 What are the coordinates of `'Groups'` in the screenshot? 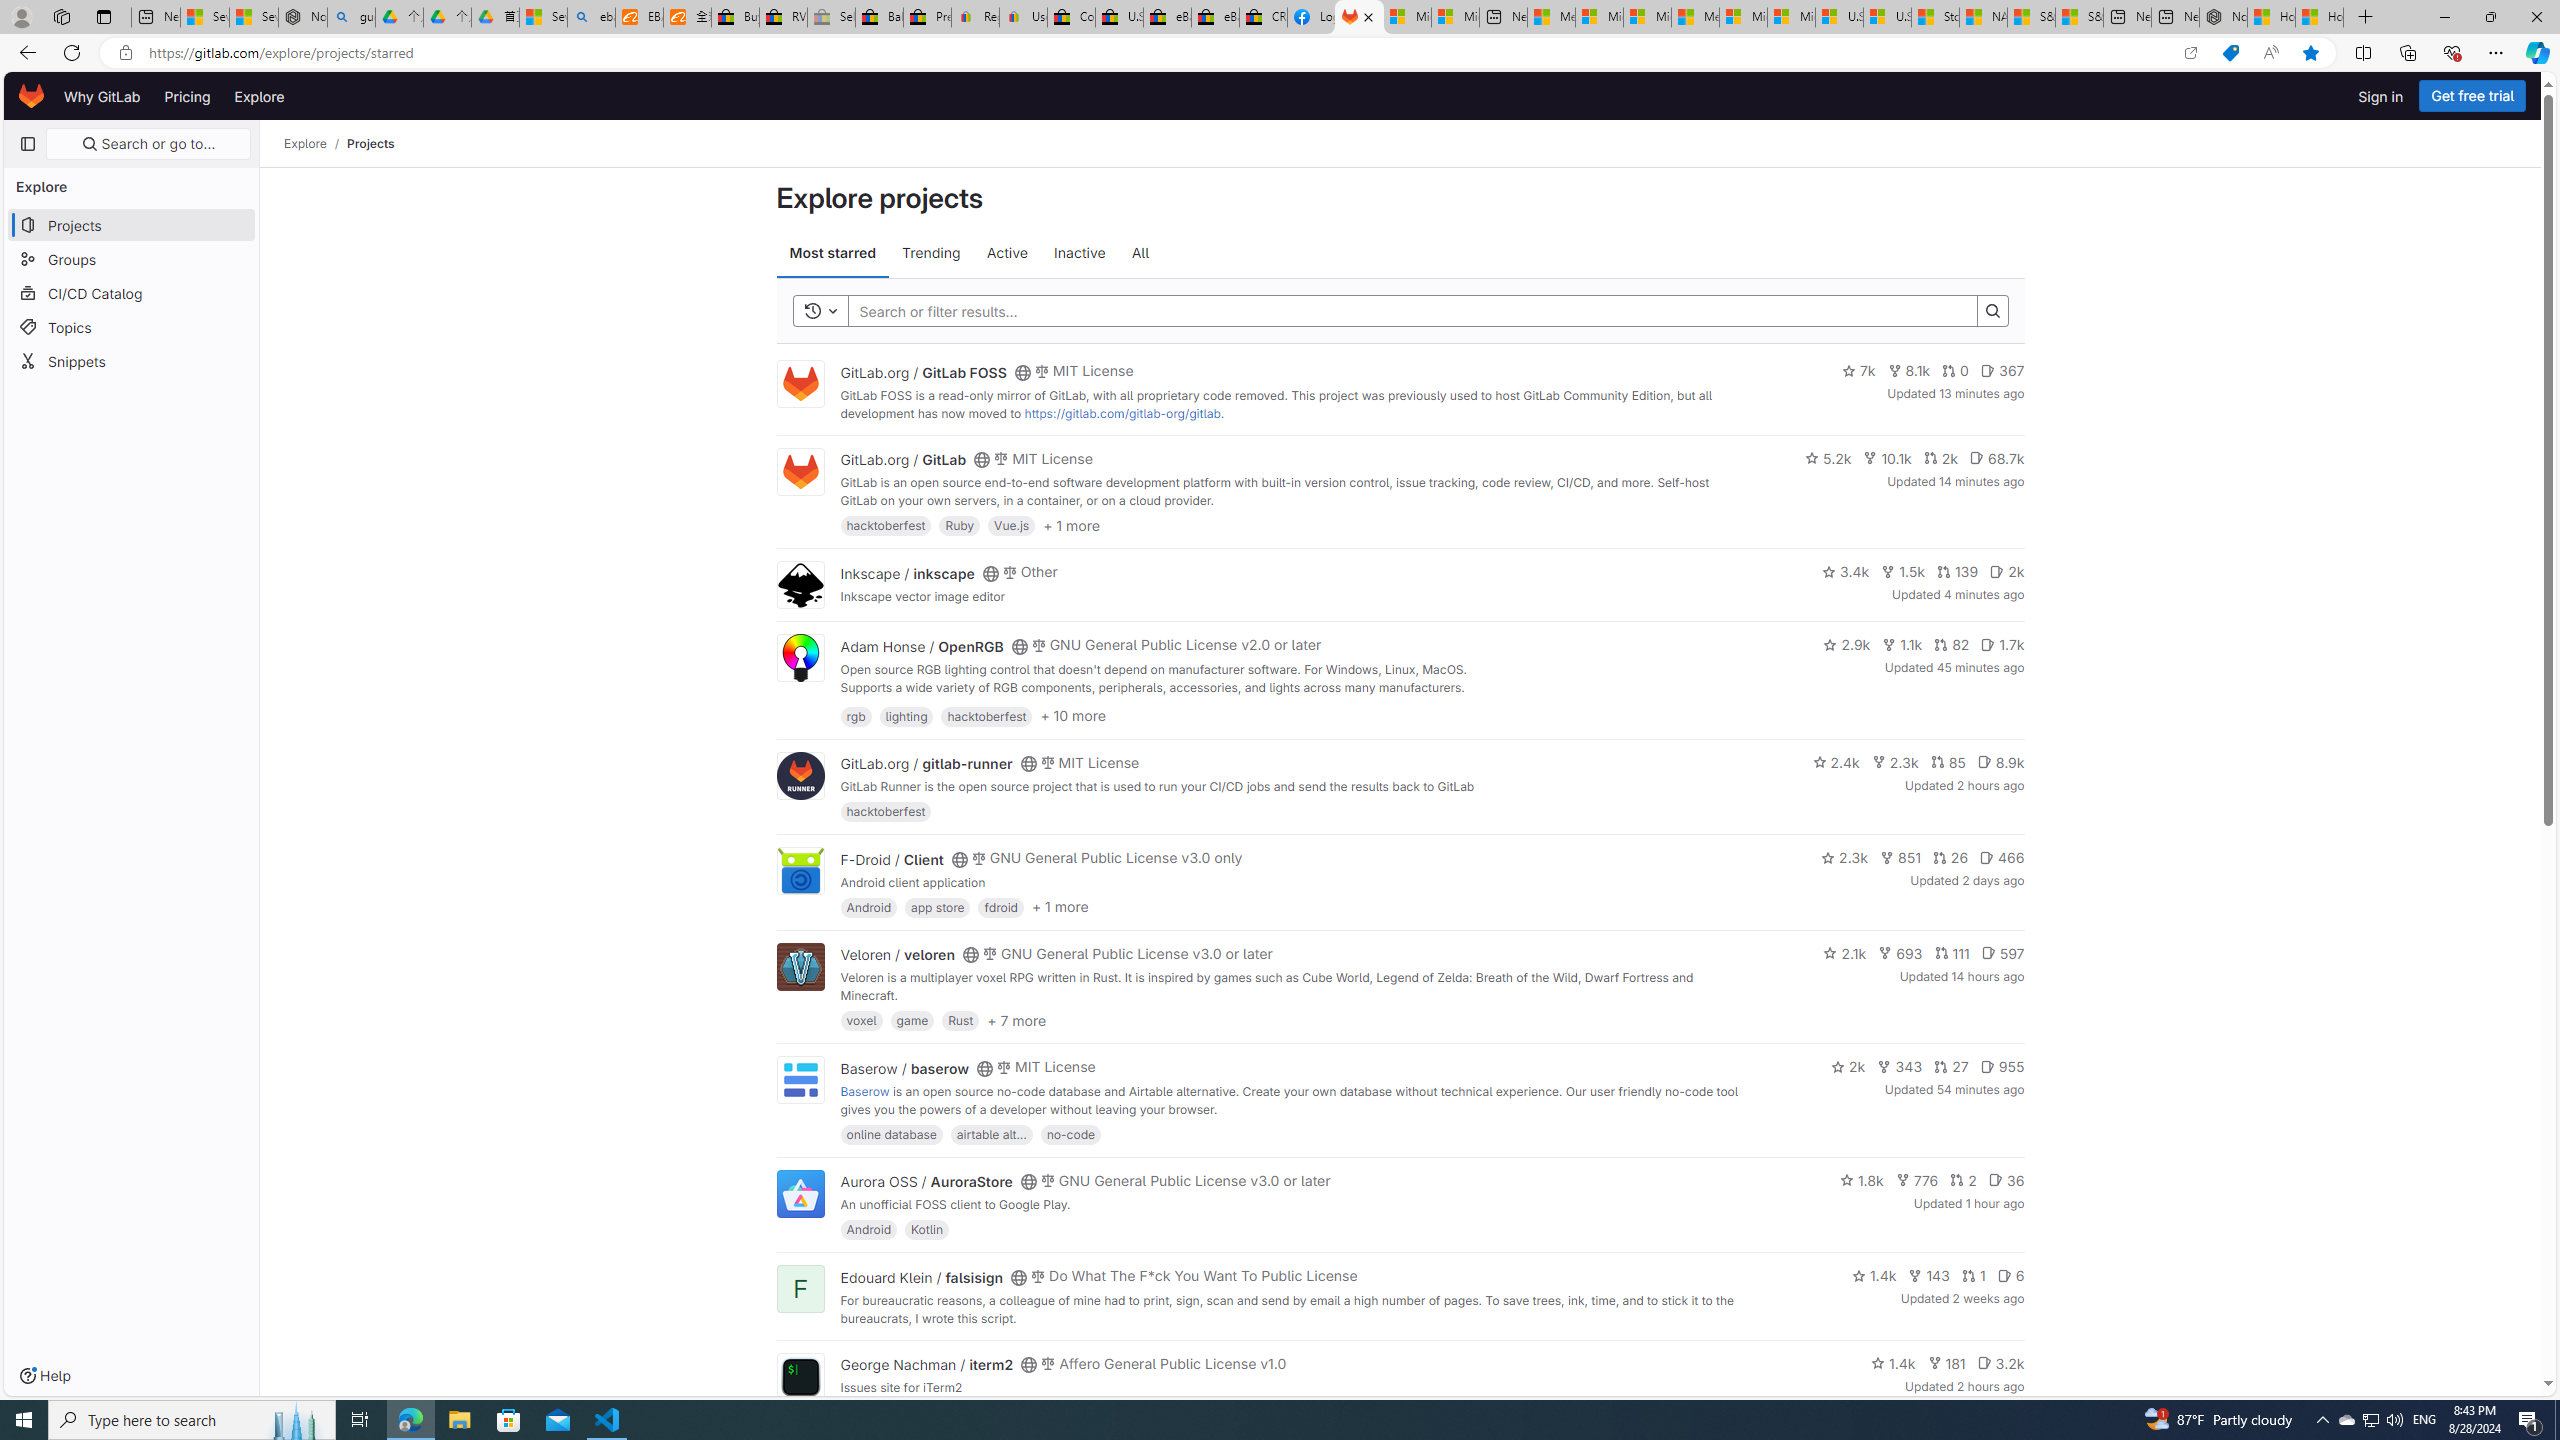 It's located at (130, 258).